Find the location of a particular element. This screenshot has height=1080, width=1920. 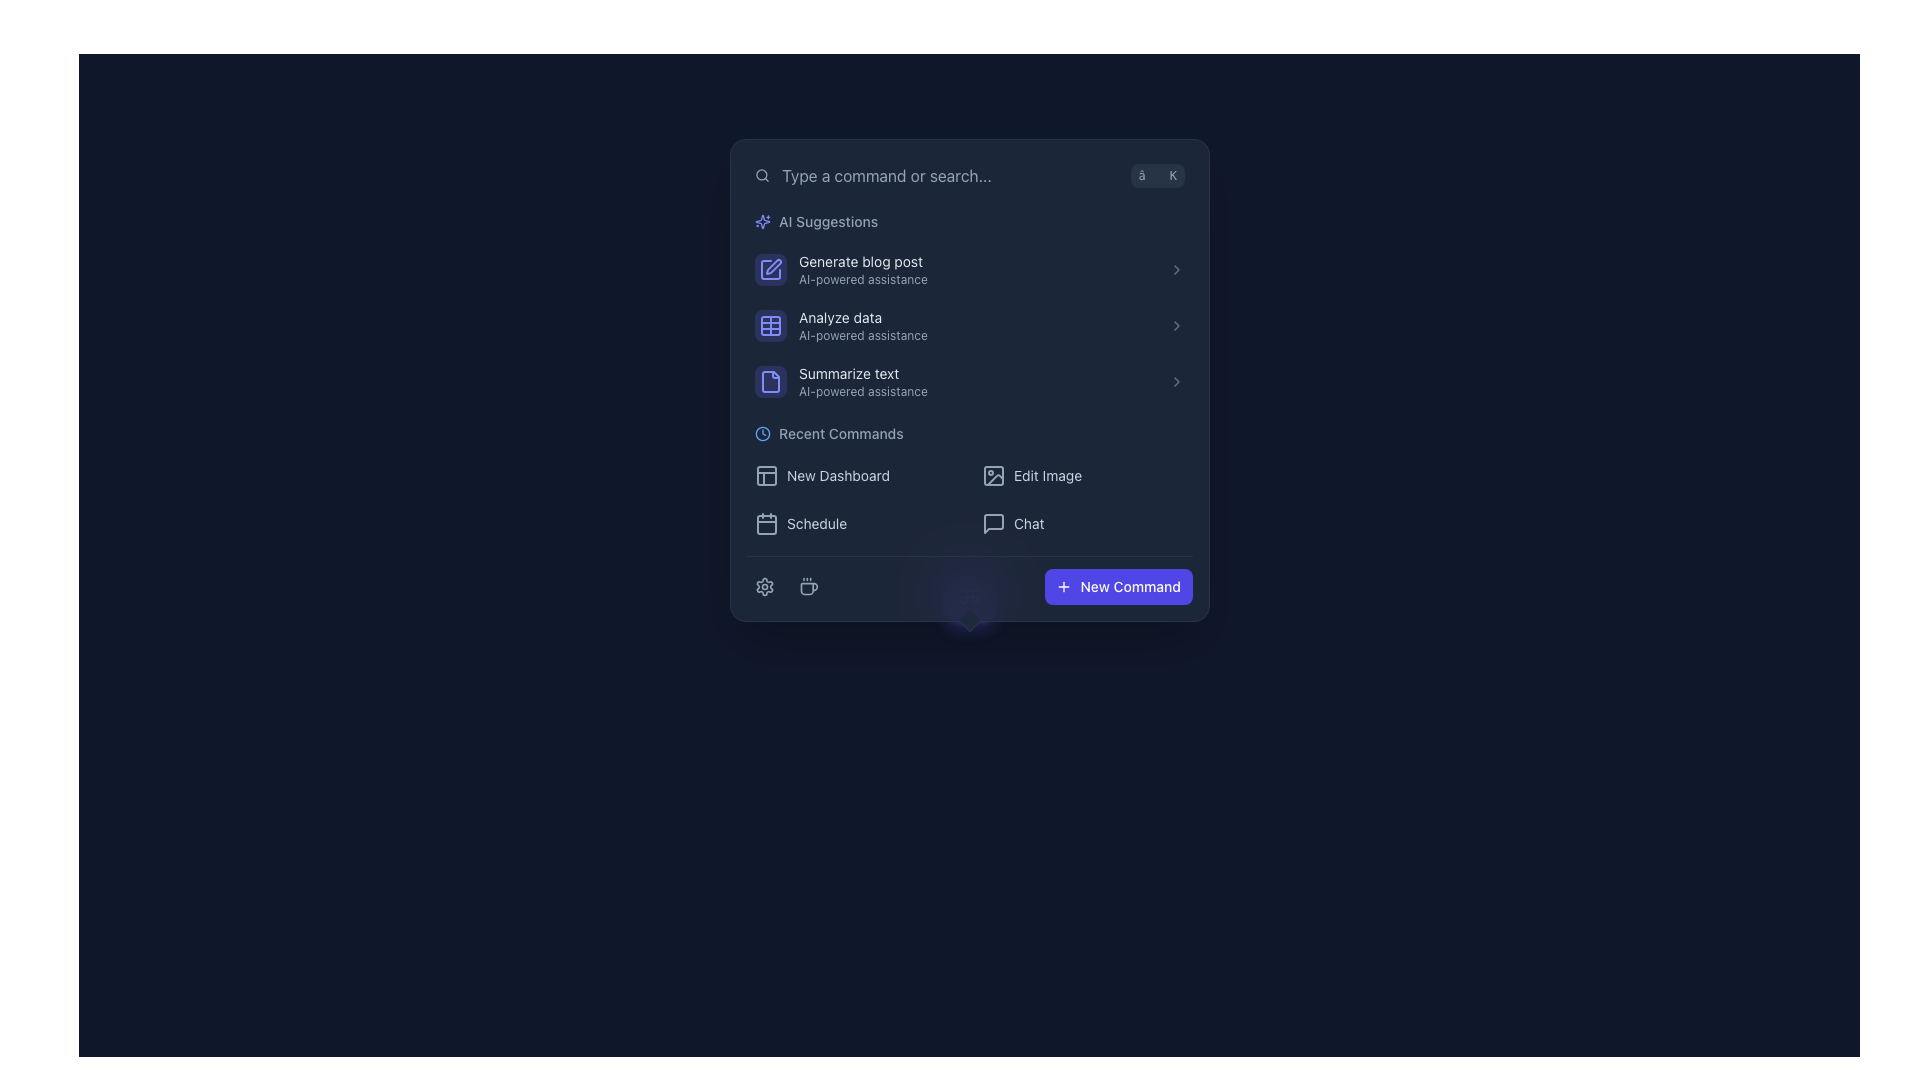

the icon representing an option or tool for analyzing or displaying data in table format, located under the 'AI Suggestions' section, second from the top is located at coordinates (769, 325).